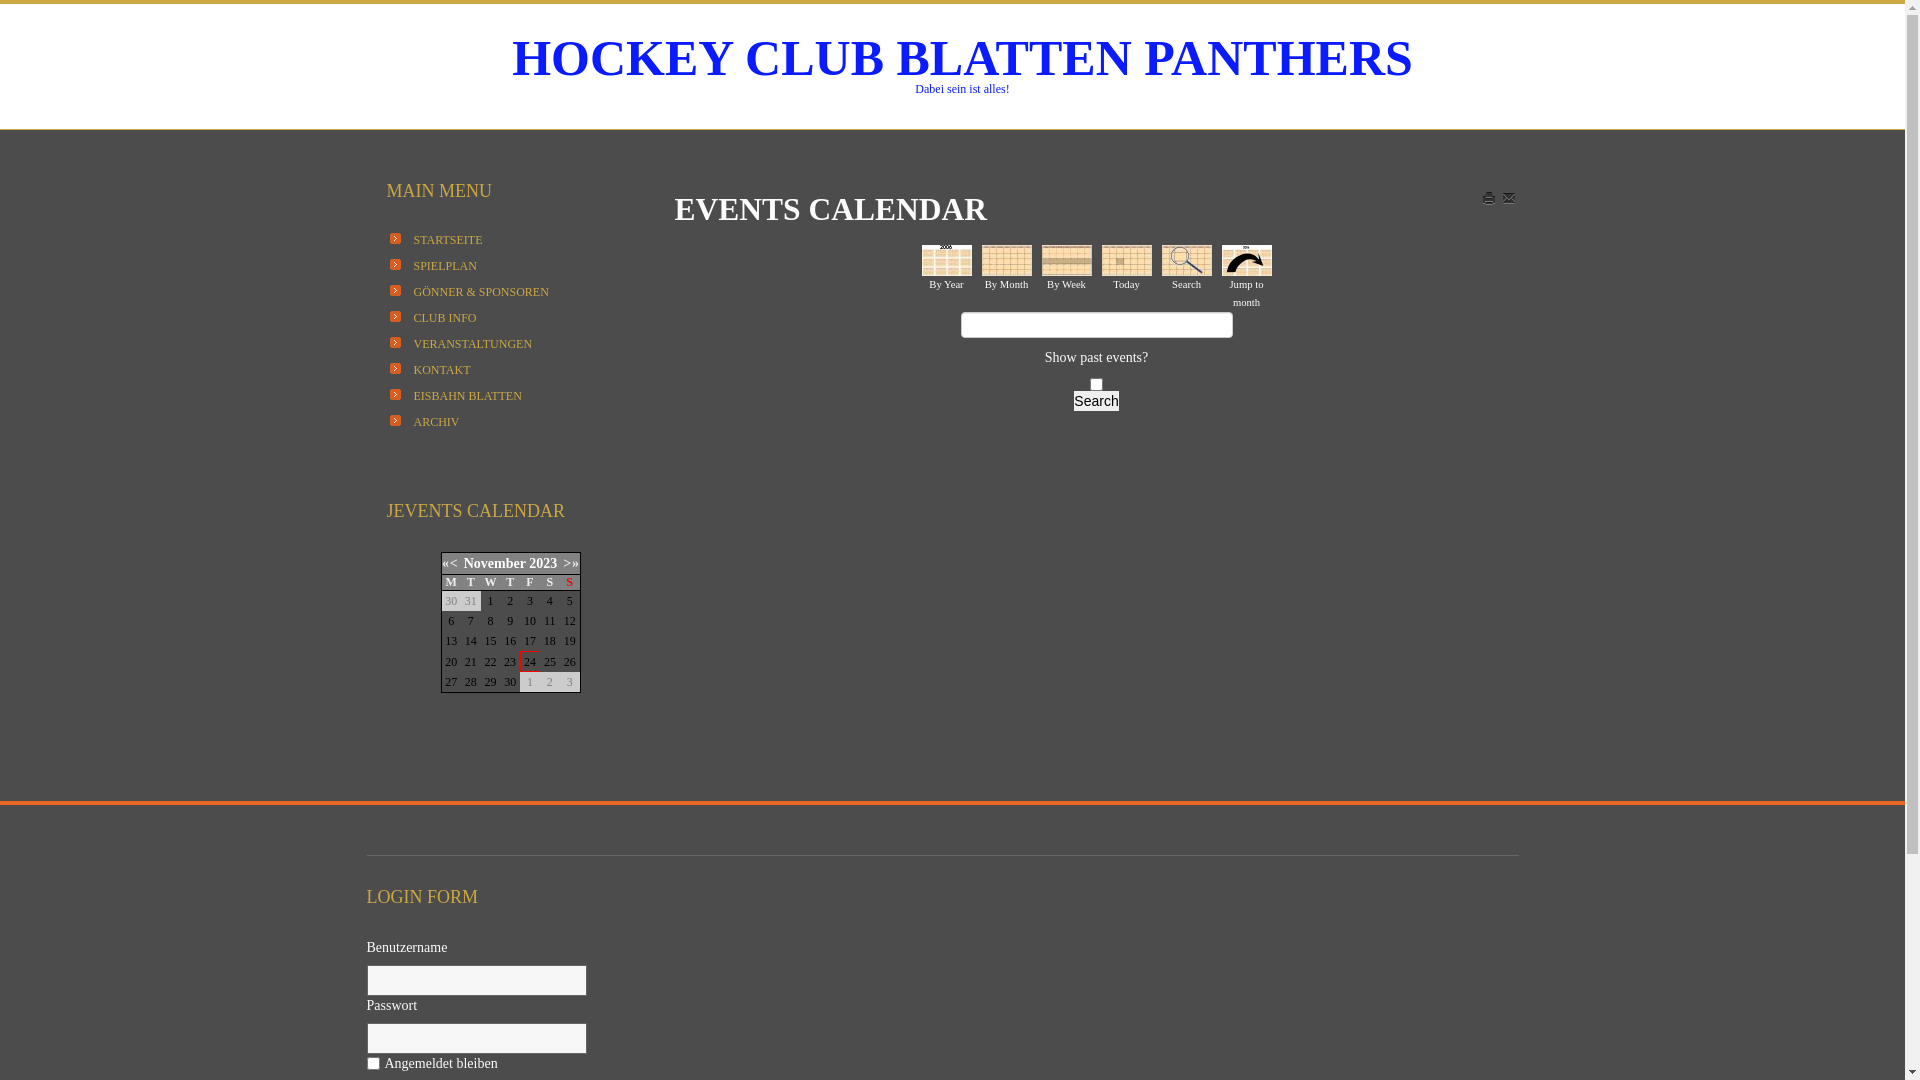 Image resolution: width=1920 pixels, height=1080 pixels. Describe the element at coordinates (1186, 258) in the screenshot. I see `'Search'` at that location.